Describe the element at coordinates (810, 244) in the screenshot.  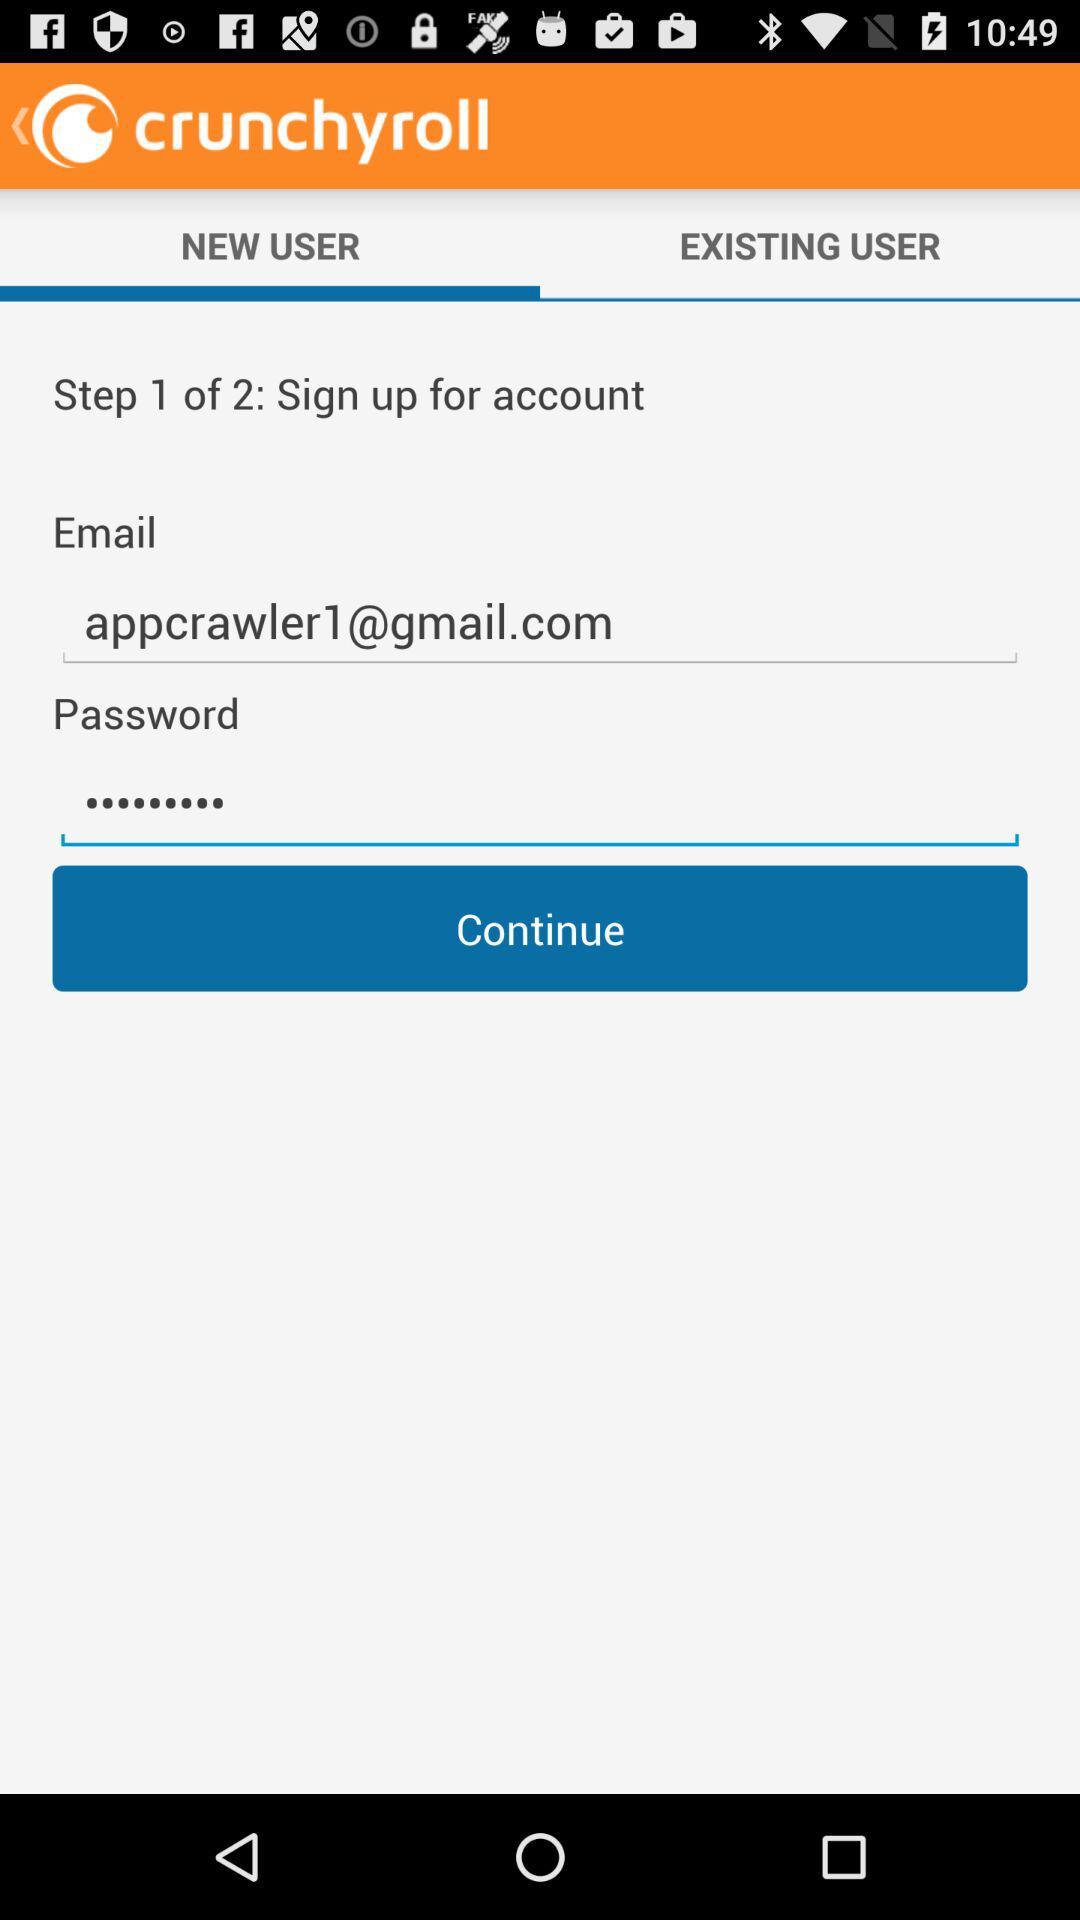
I see `item to the right of the new user icon` at that location.